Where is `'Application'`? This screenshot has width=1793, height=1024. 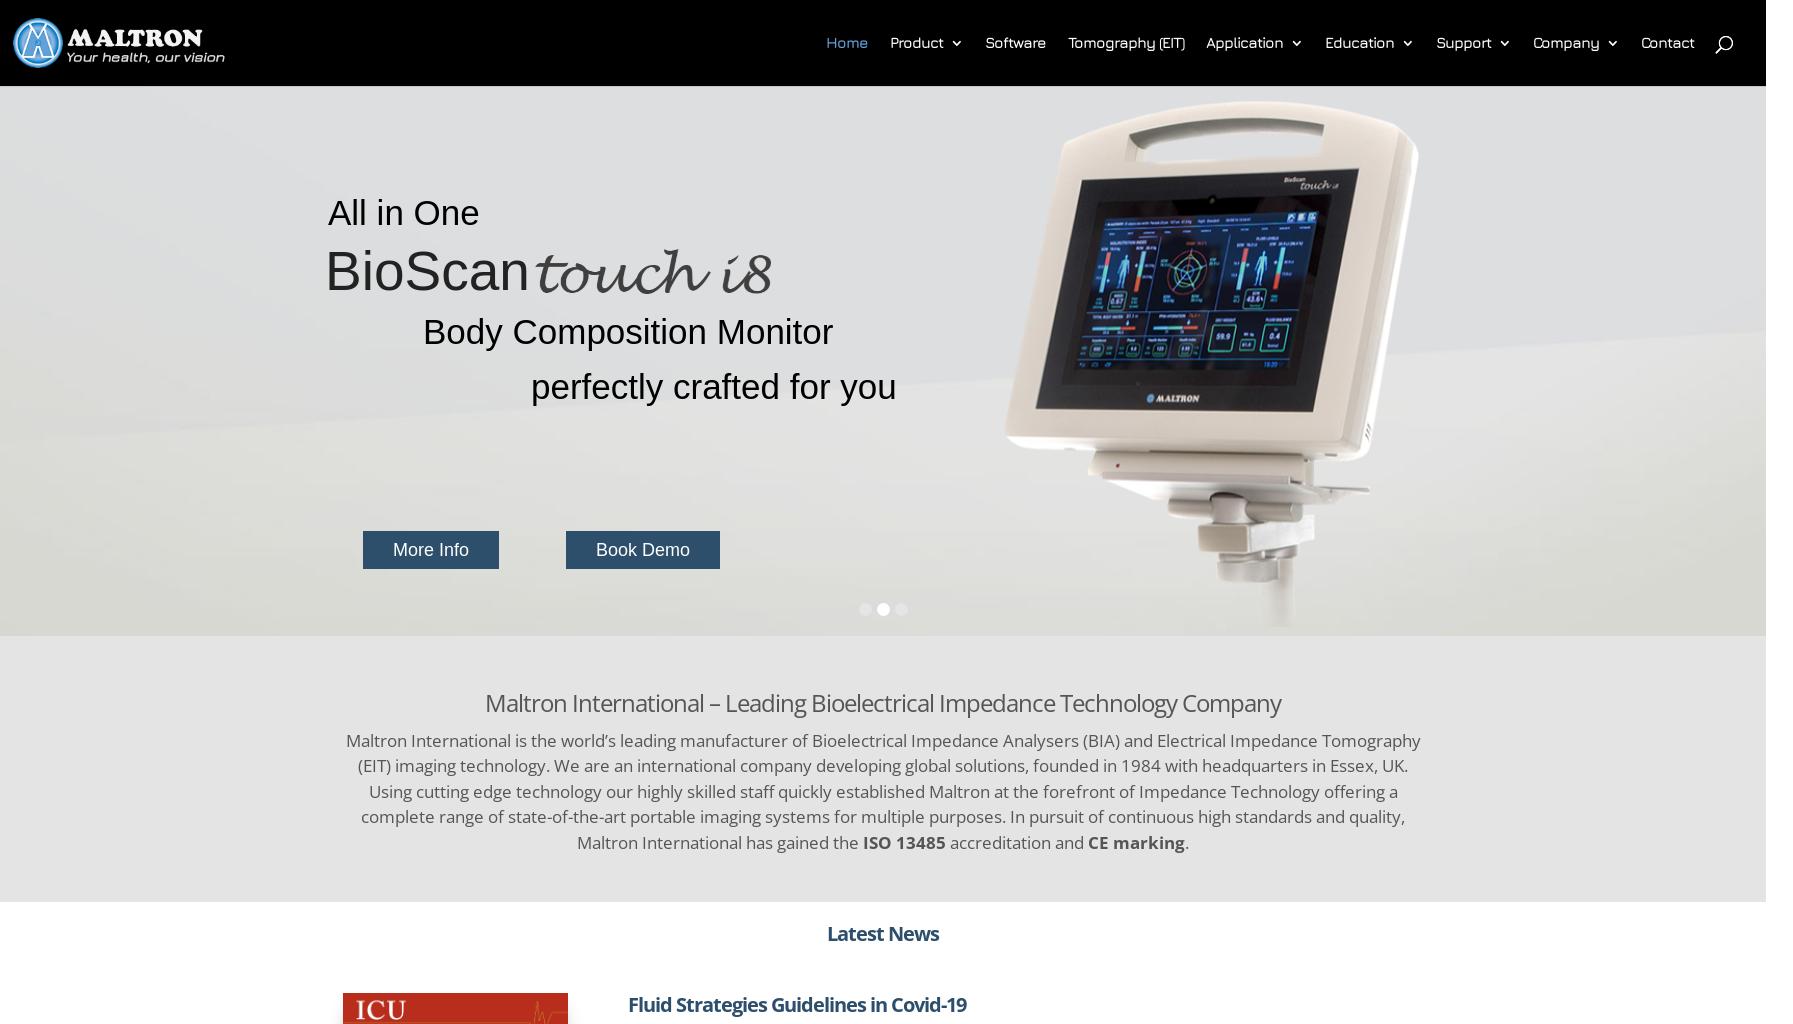 'Application' is located at coordinates (1244, 42).